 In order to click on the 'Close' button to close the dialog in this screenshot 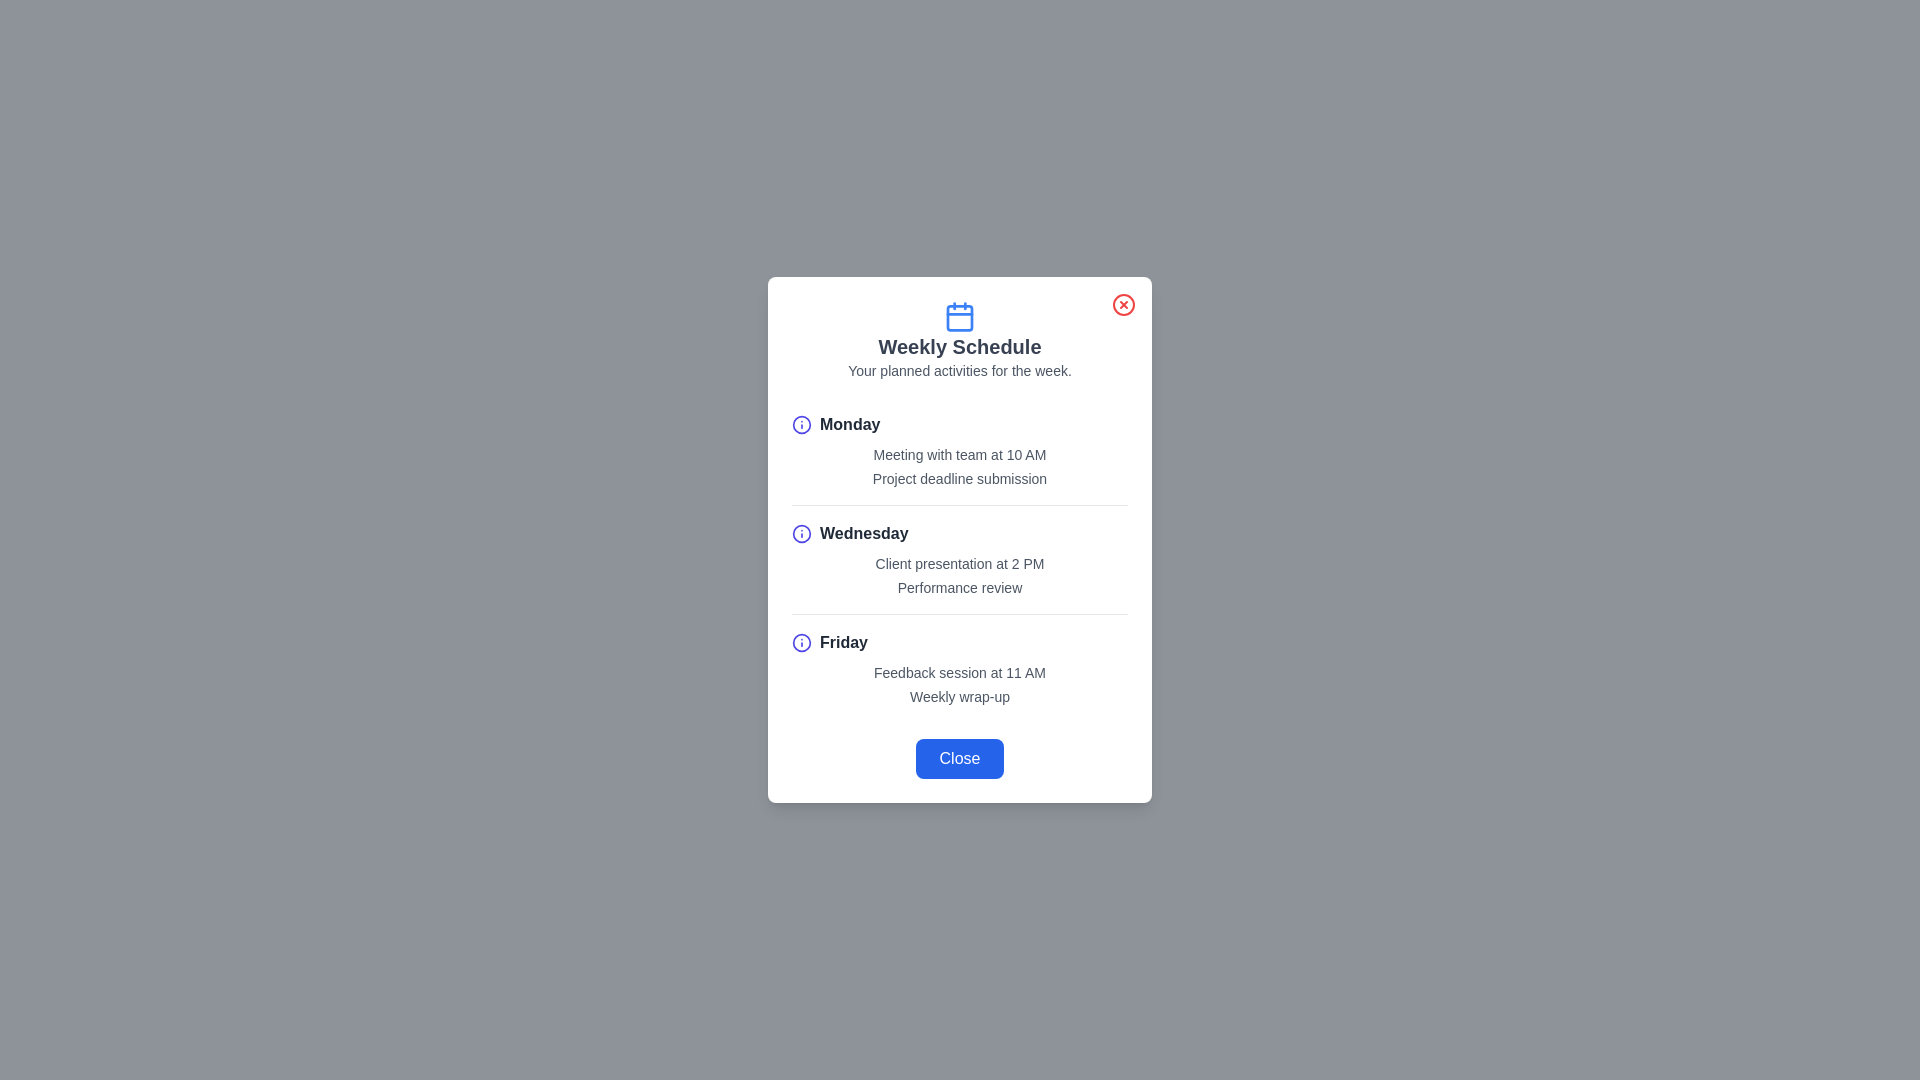, I will do `click(960, 759)`.